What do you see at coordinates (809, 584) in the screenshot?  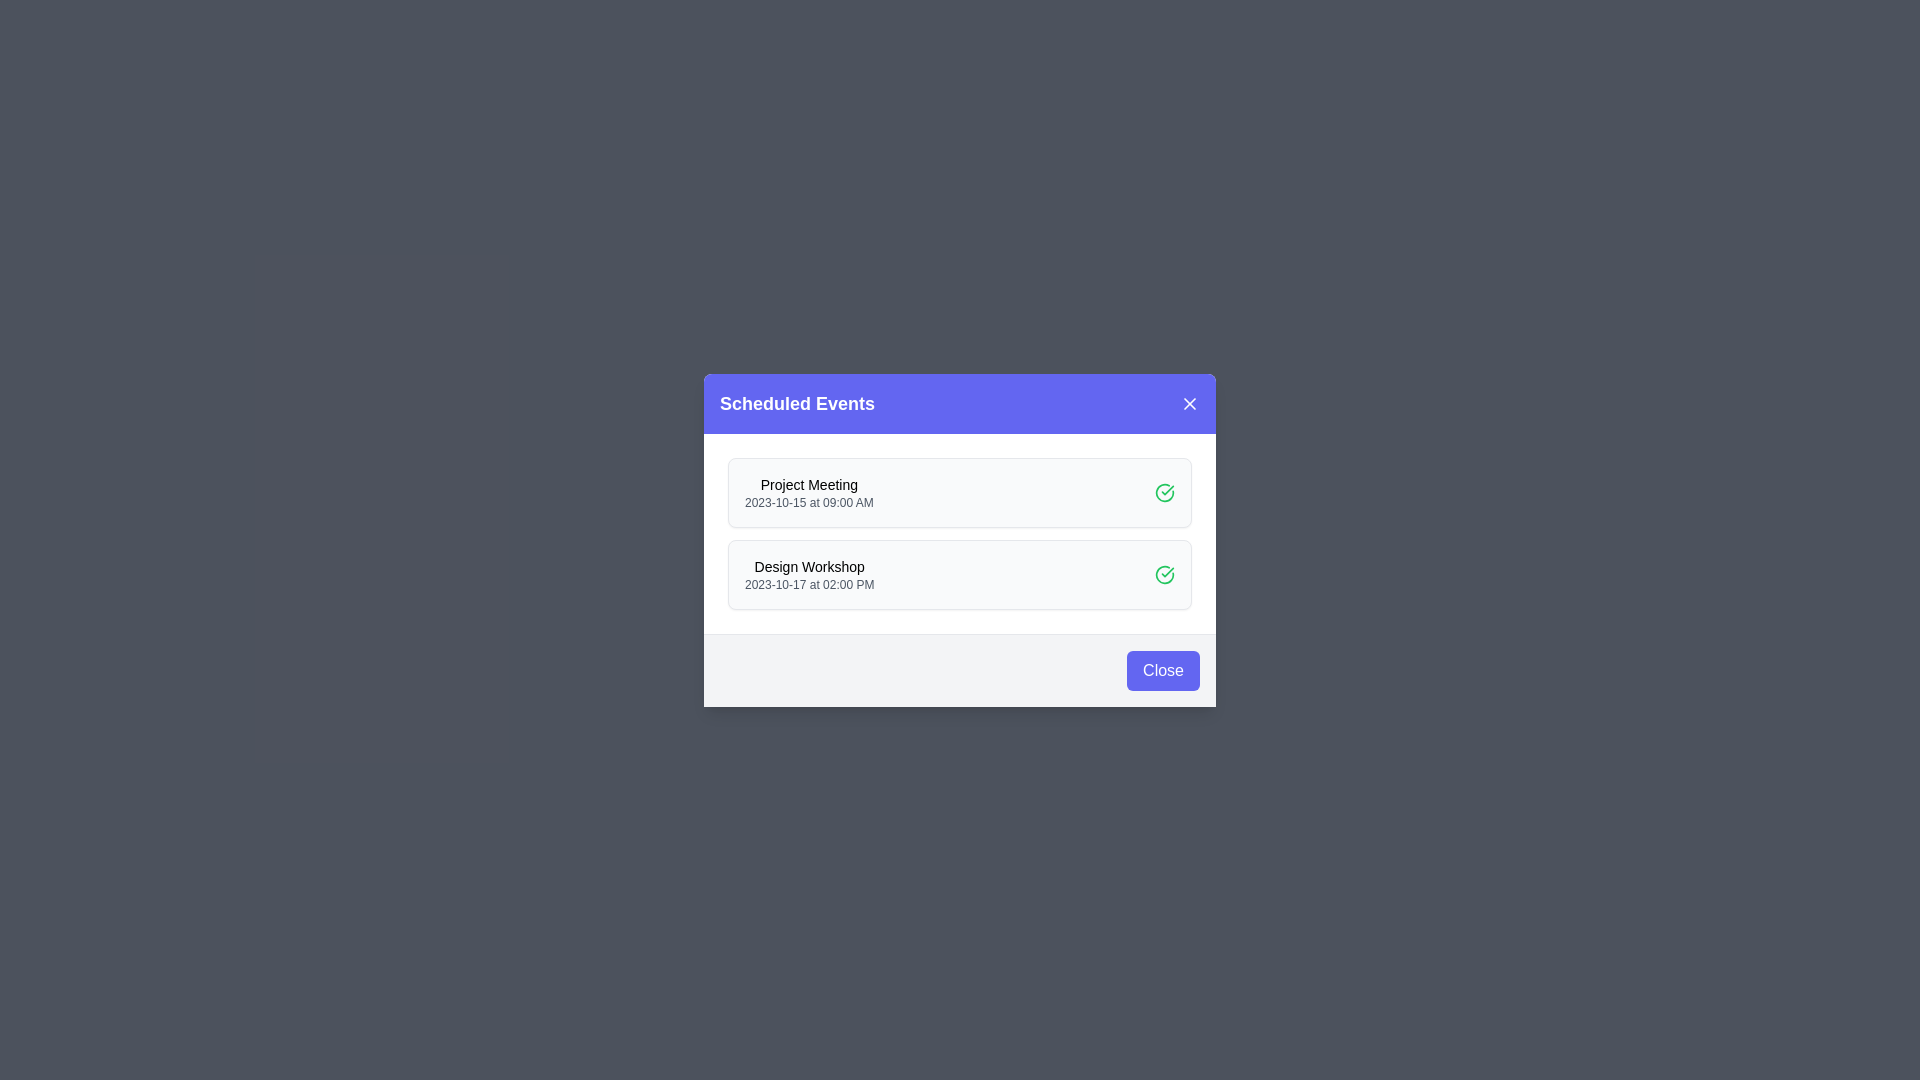 I see `the Text label displaying the scheduled date and time for the 'Design Workshop' event, which is located within the 'Scheduled Events' modal, directly beneath the 'Design Workshop' header` at bounding box center [809, 584].